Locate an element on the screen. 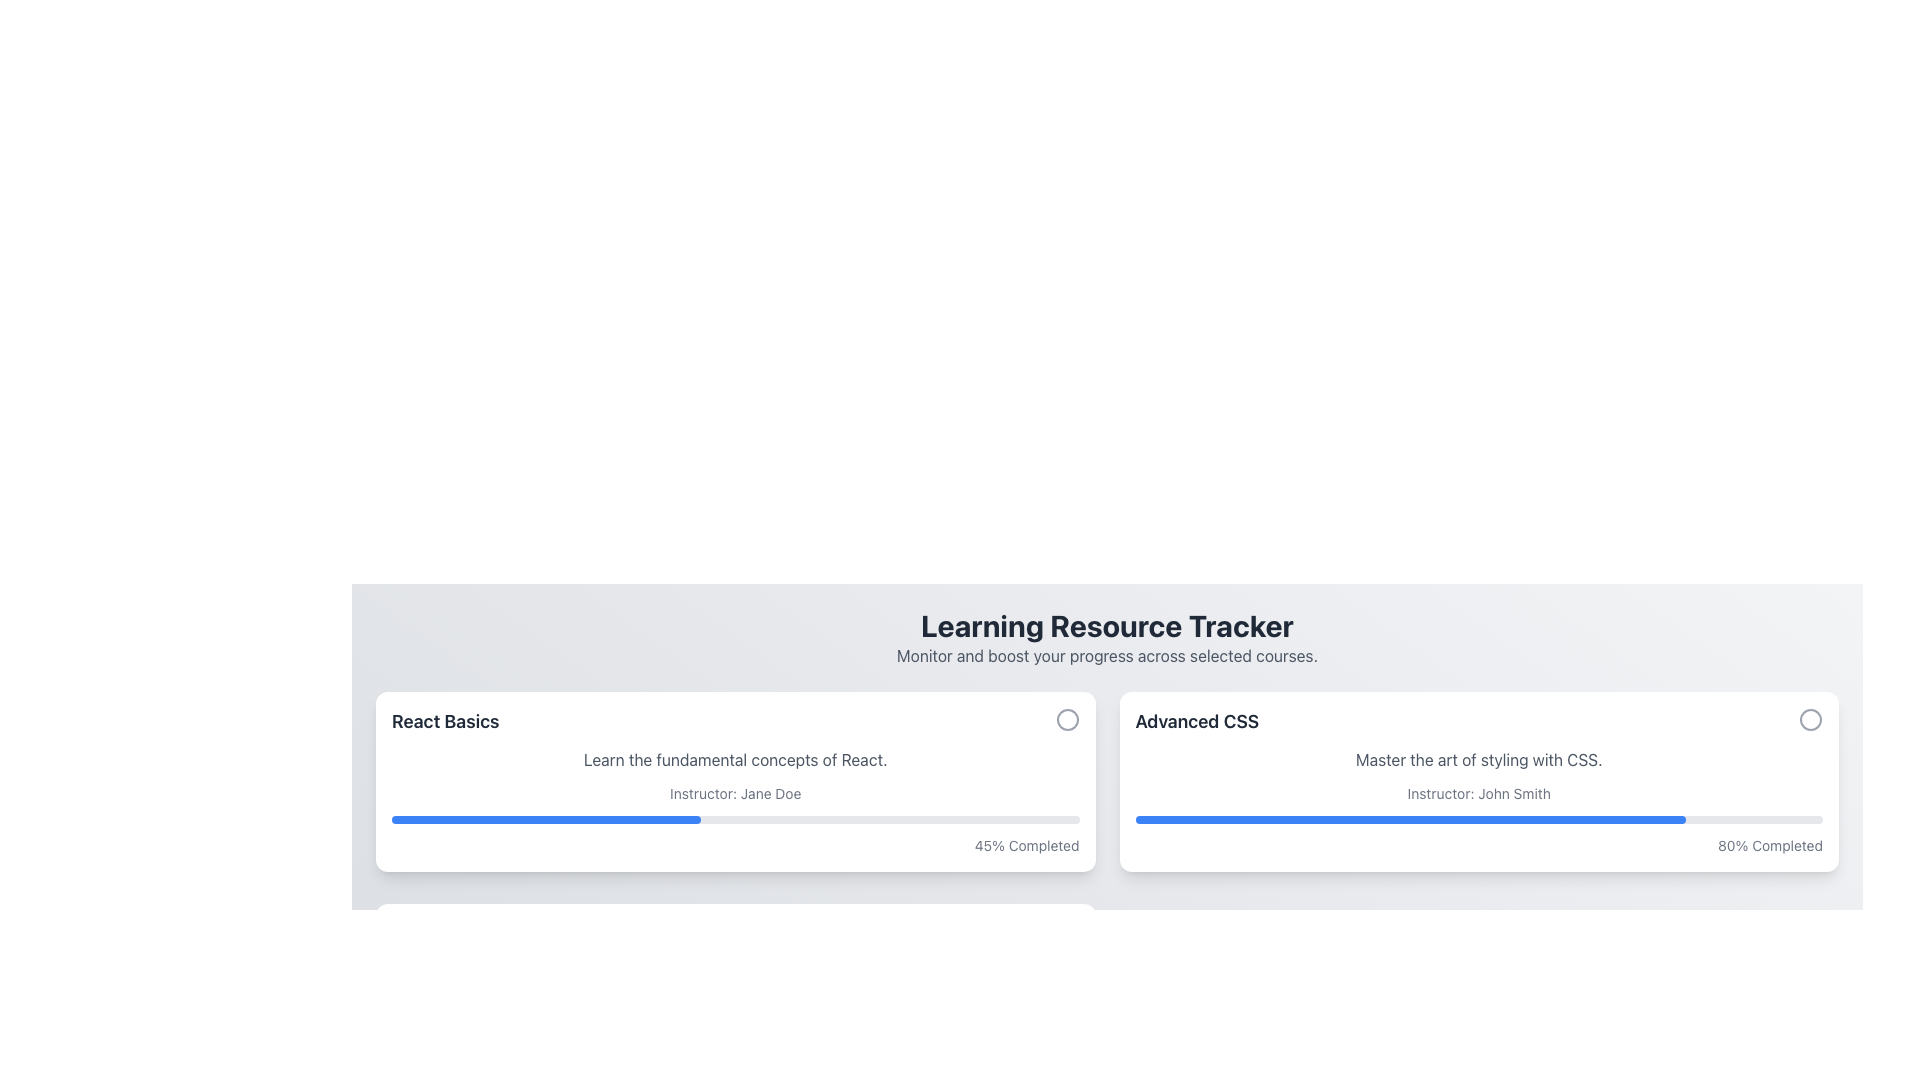  the horizontal progress bar indicating 45% progress, located within the 'React Basics' card, beneath the text 'Instructor: Jane Doe' and above '45% Completed' is located at coordinates (734, 820).